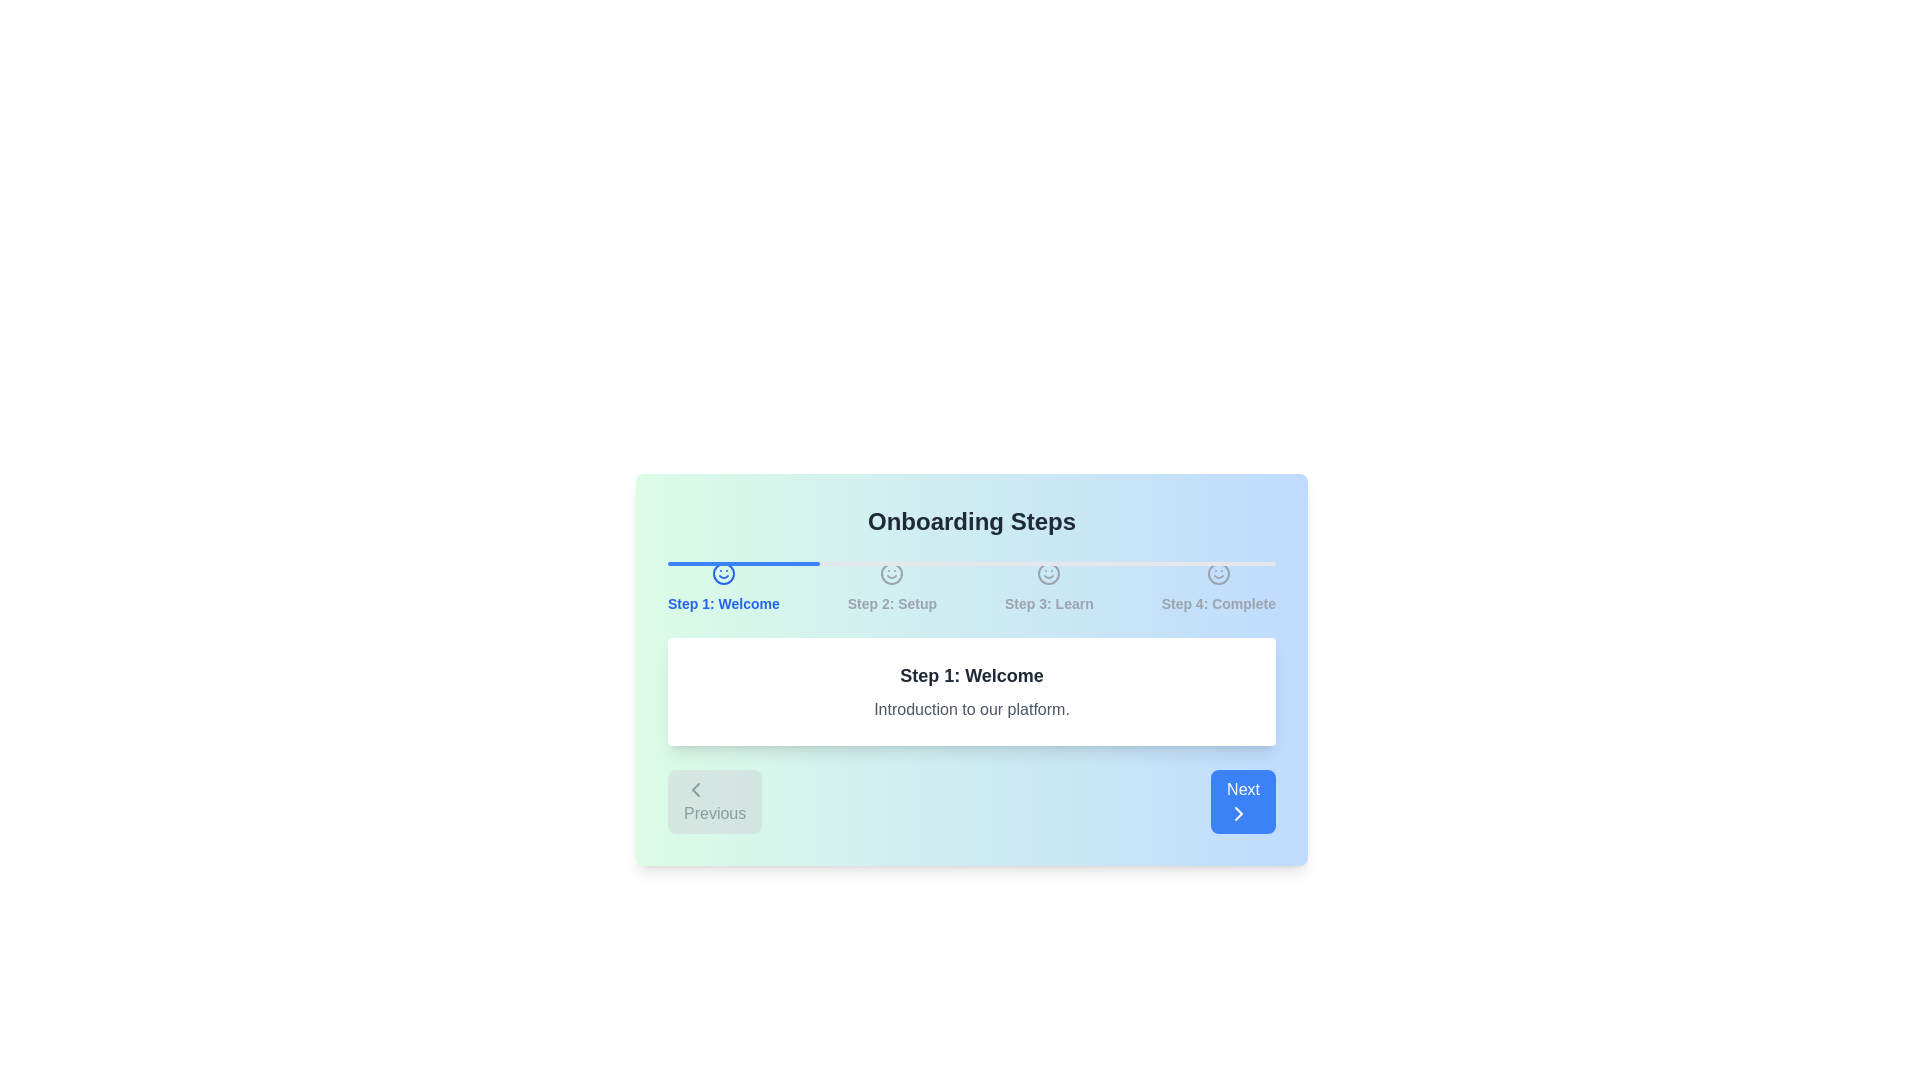 The image size is (1920, 1080). What do you see at coordinates (722, 603) in the screenshot?
I see `the Text label indicating the first step in the onboarding process, positioned below the smiley icon labeled as 'Step 1'` at bounding box center [722, 603].